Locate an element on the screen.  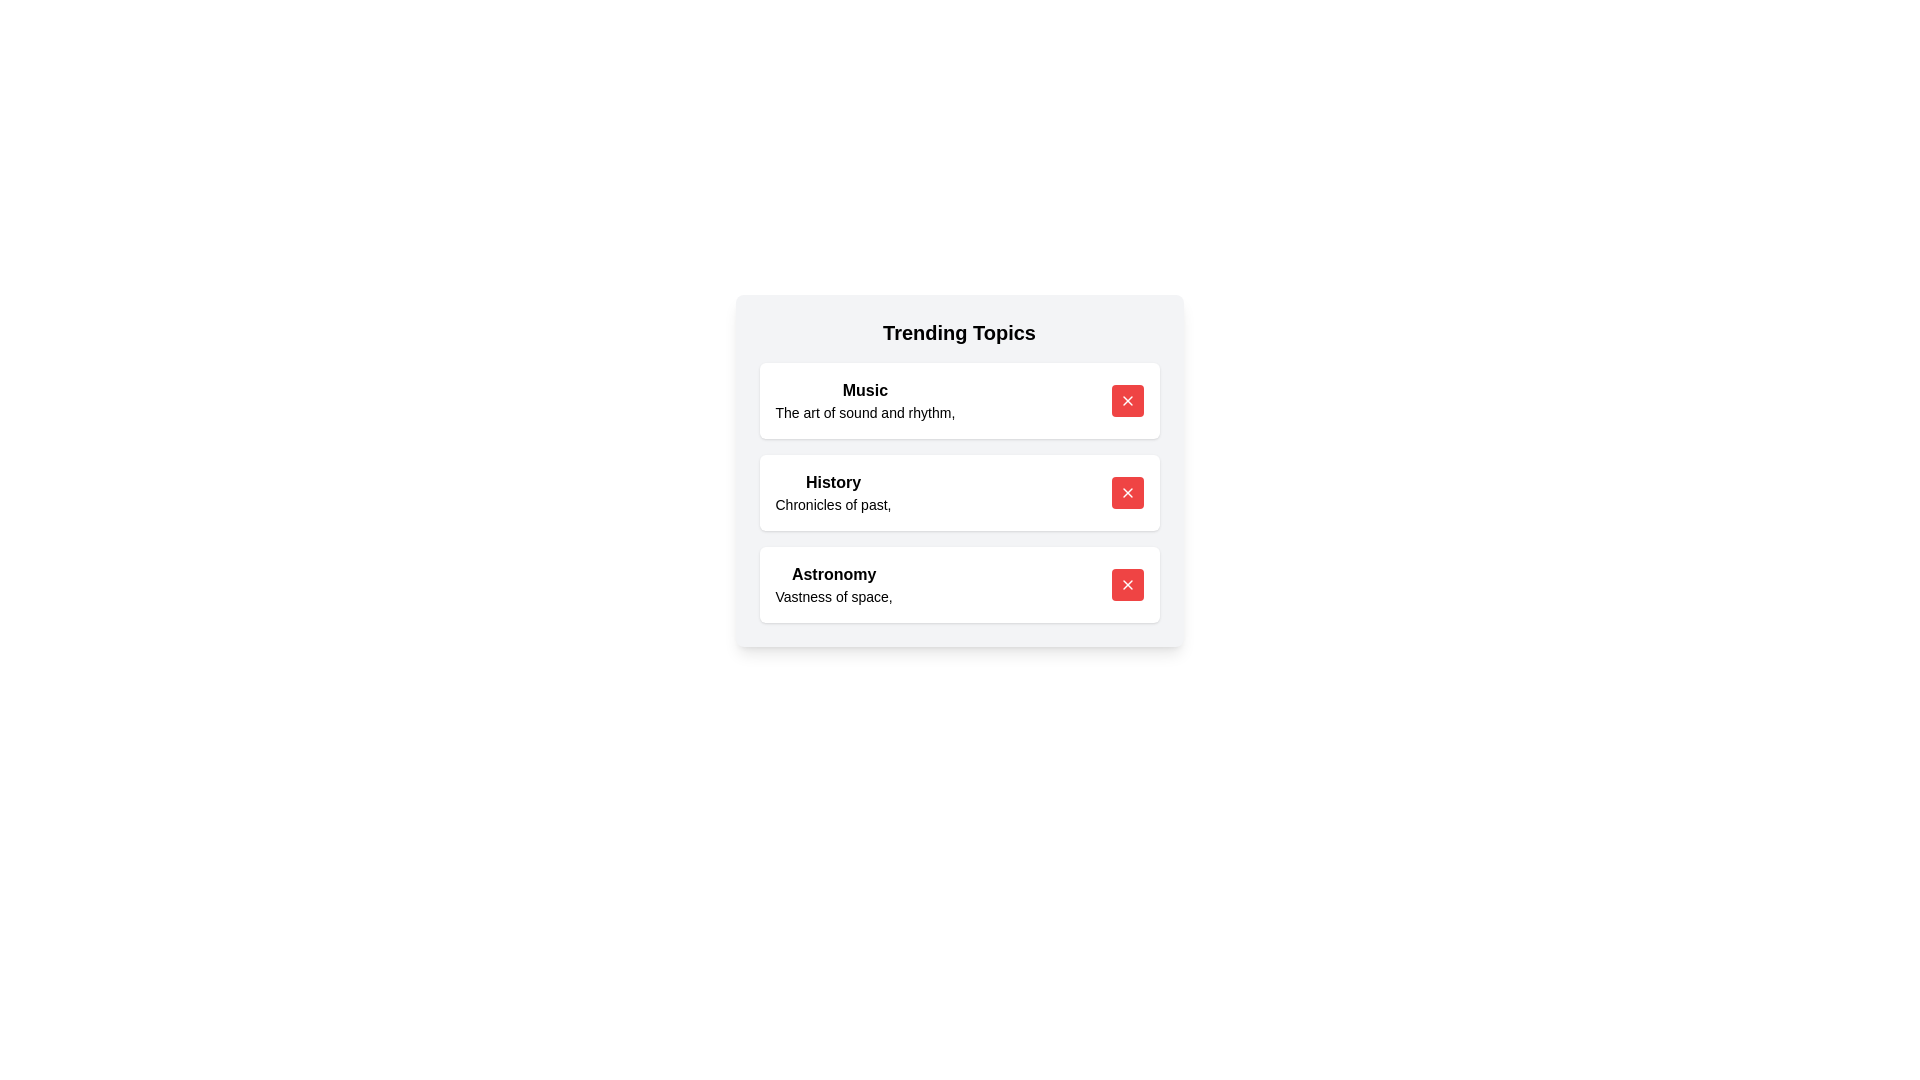
remove button next to the topic Astronomy to delete it is located at coordinates (1127, 585).